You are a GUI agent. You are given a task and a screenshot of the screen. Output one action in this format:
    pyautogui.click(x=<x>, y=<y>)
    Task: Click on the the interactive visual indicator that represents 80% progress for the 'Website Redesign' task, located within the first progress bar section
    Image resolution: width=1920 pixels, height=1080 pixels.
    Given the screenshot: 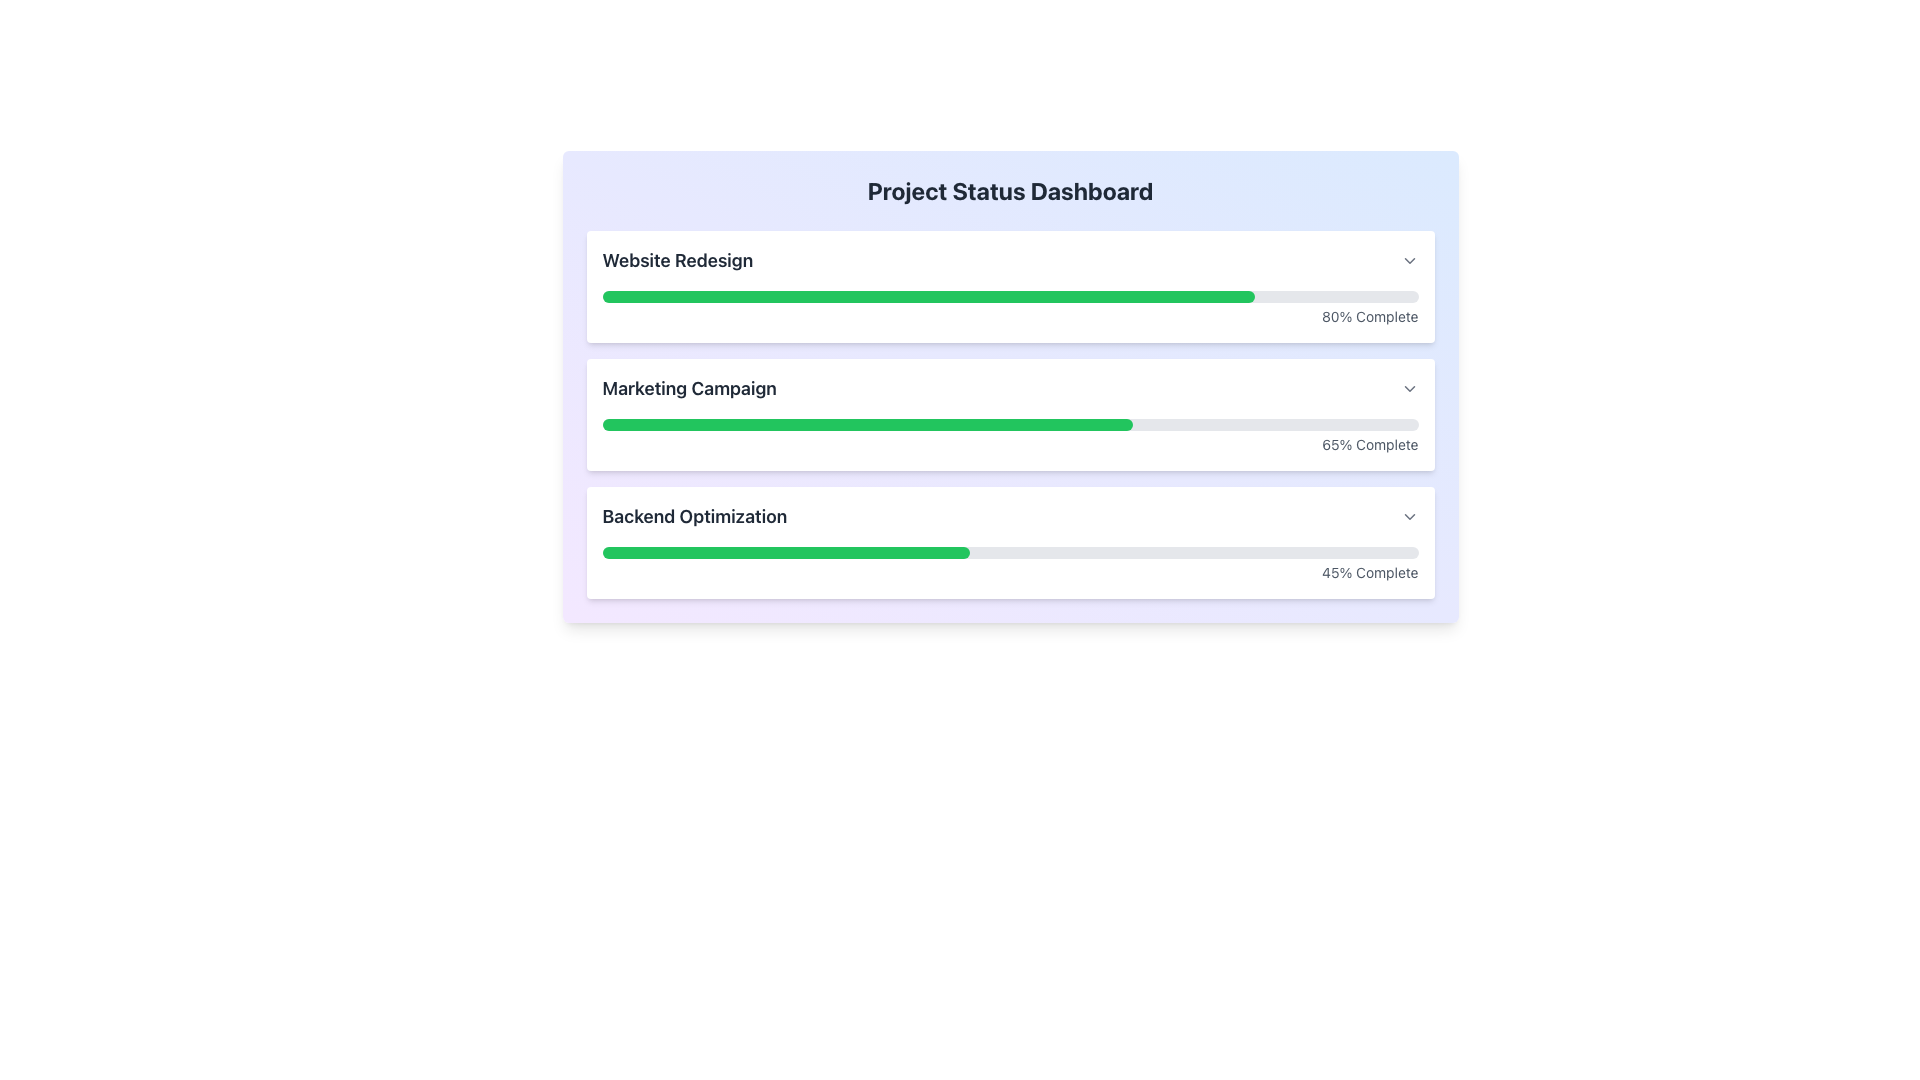 What is the action you would take?
    pyautogui.click(x=927, y=297)
    